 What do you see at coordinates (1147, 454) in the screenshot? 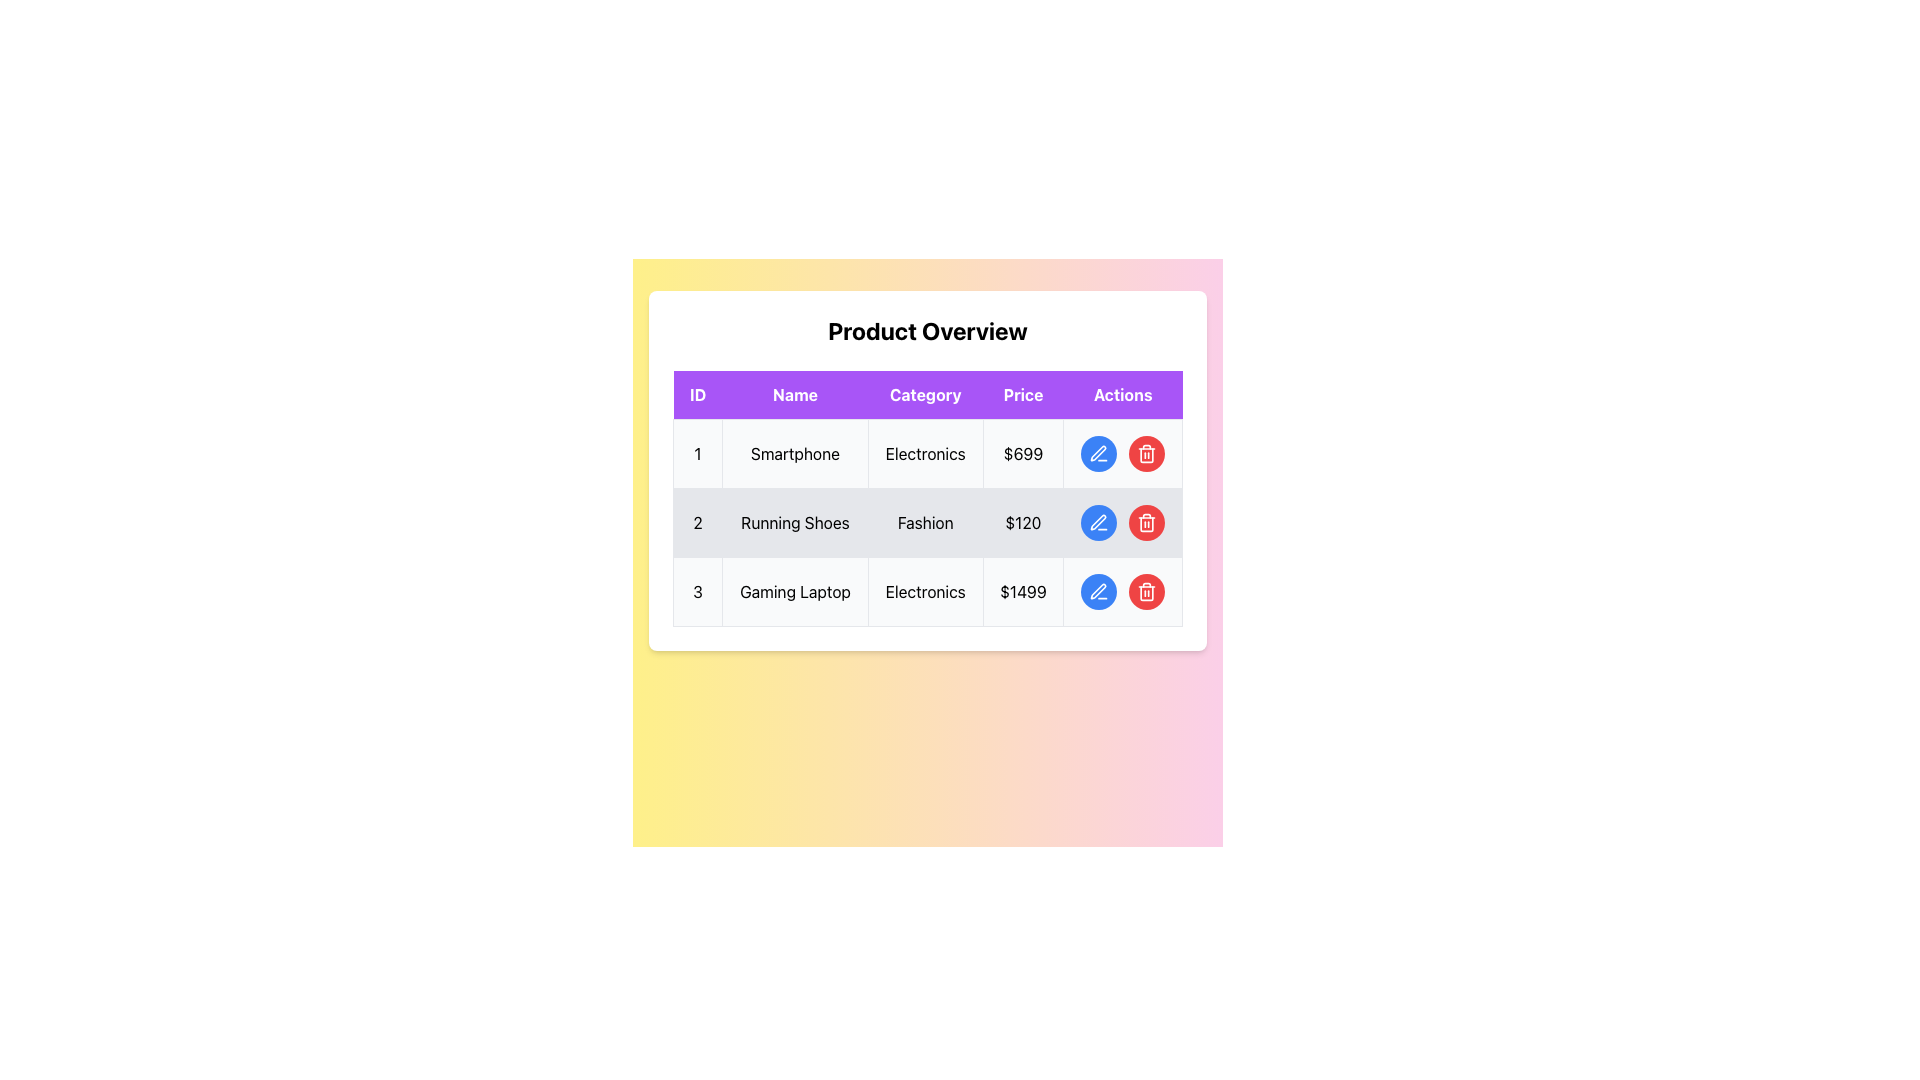
I see `the delete button located in the 'Actions' column of the first row in the table` at bounding box center [1147, 454].